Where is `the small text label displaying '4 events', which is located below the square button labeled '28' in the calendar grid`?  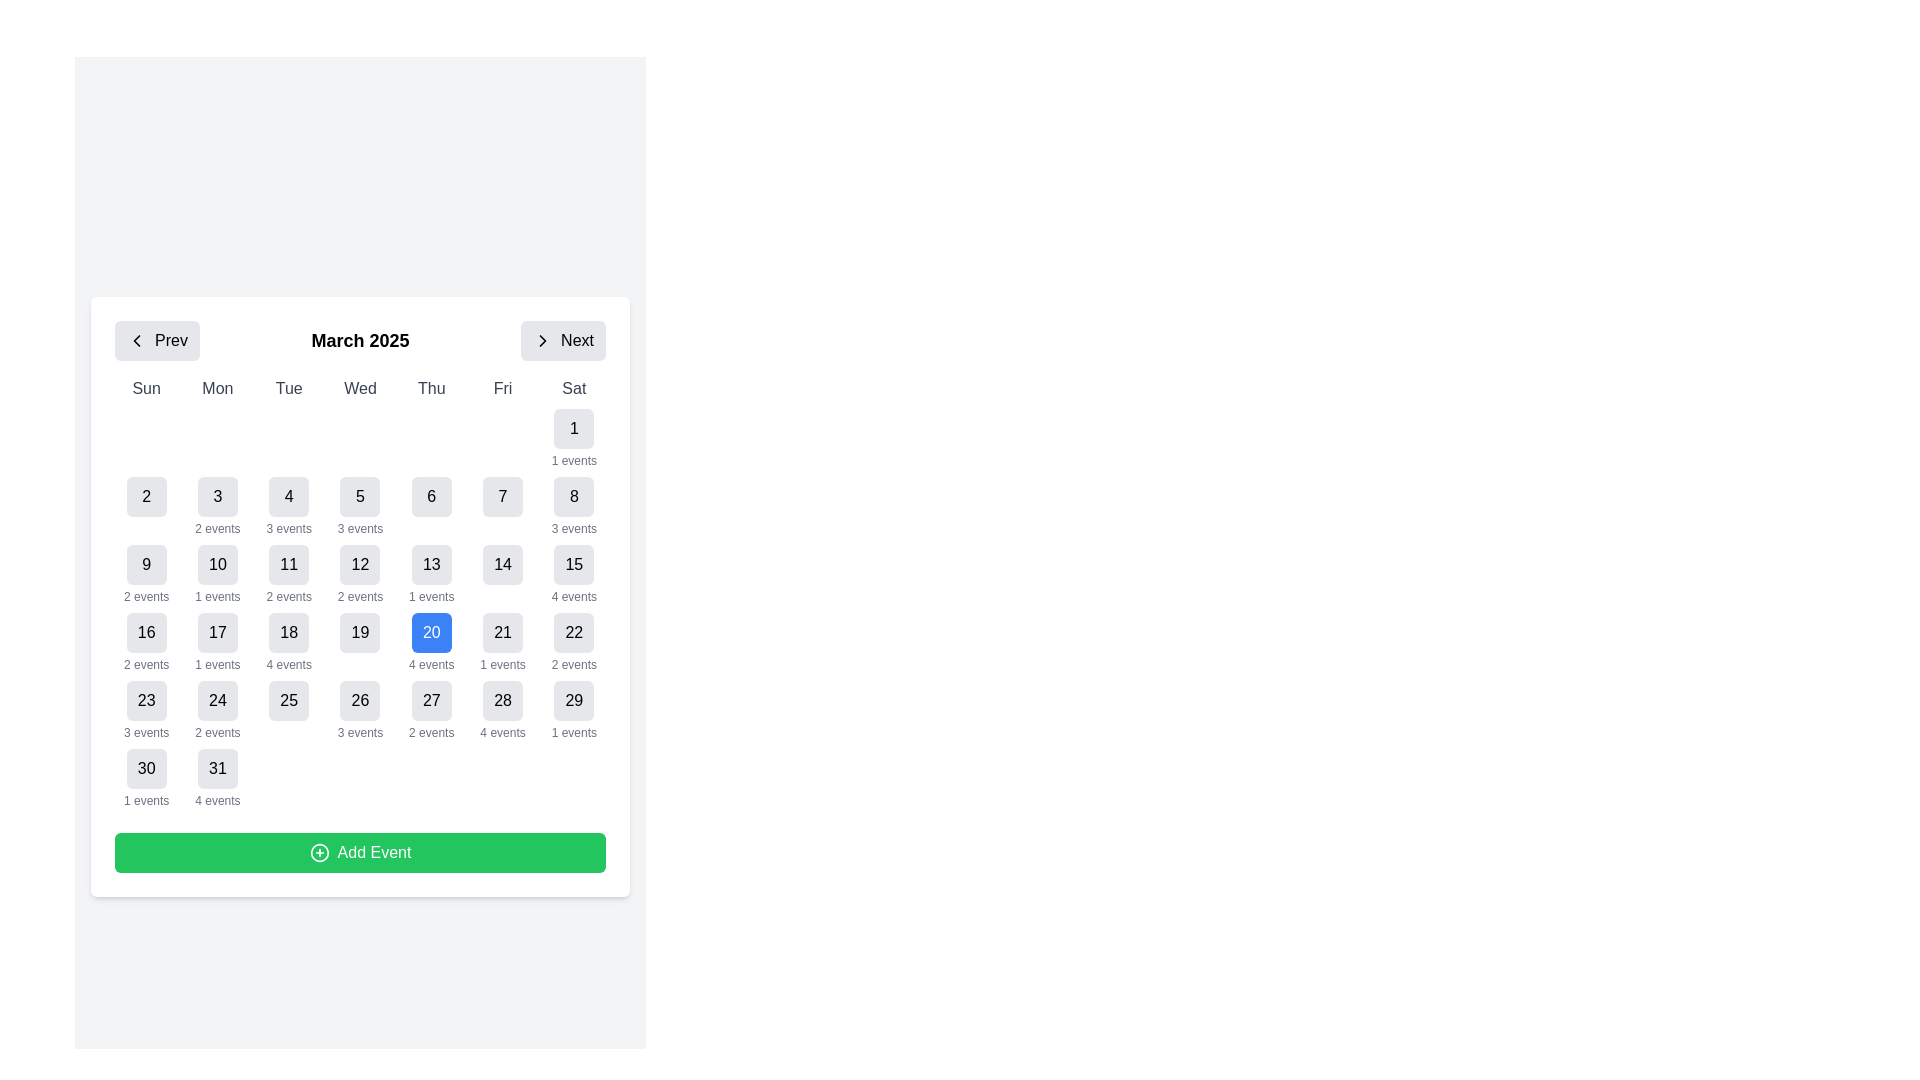 the small text label displaying '4 events', which is located below the square button labeled '28' in the calendar grid is located at coordinates (503, 732).